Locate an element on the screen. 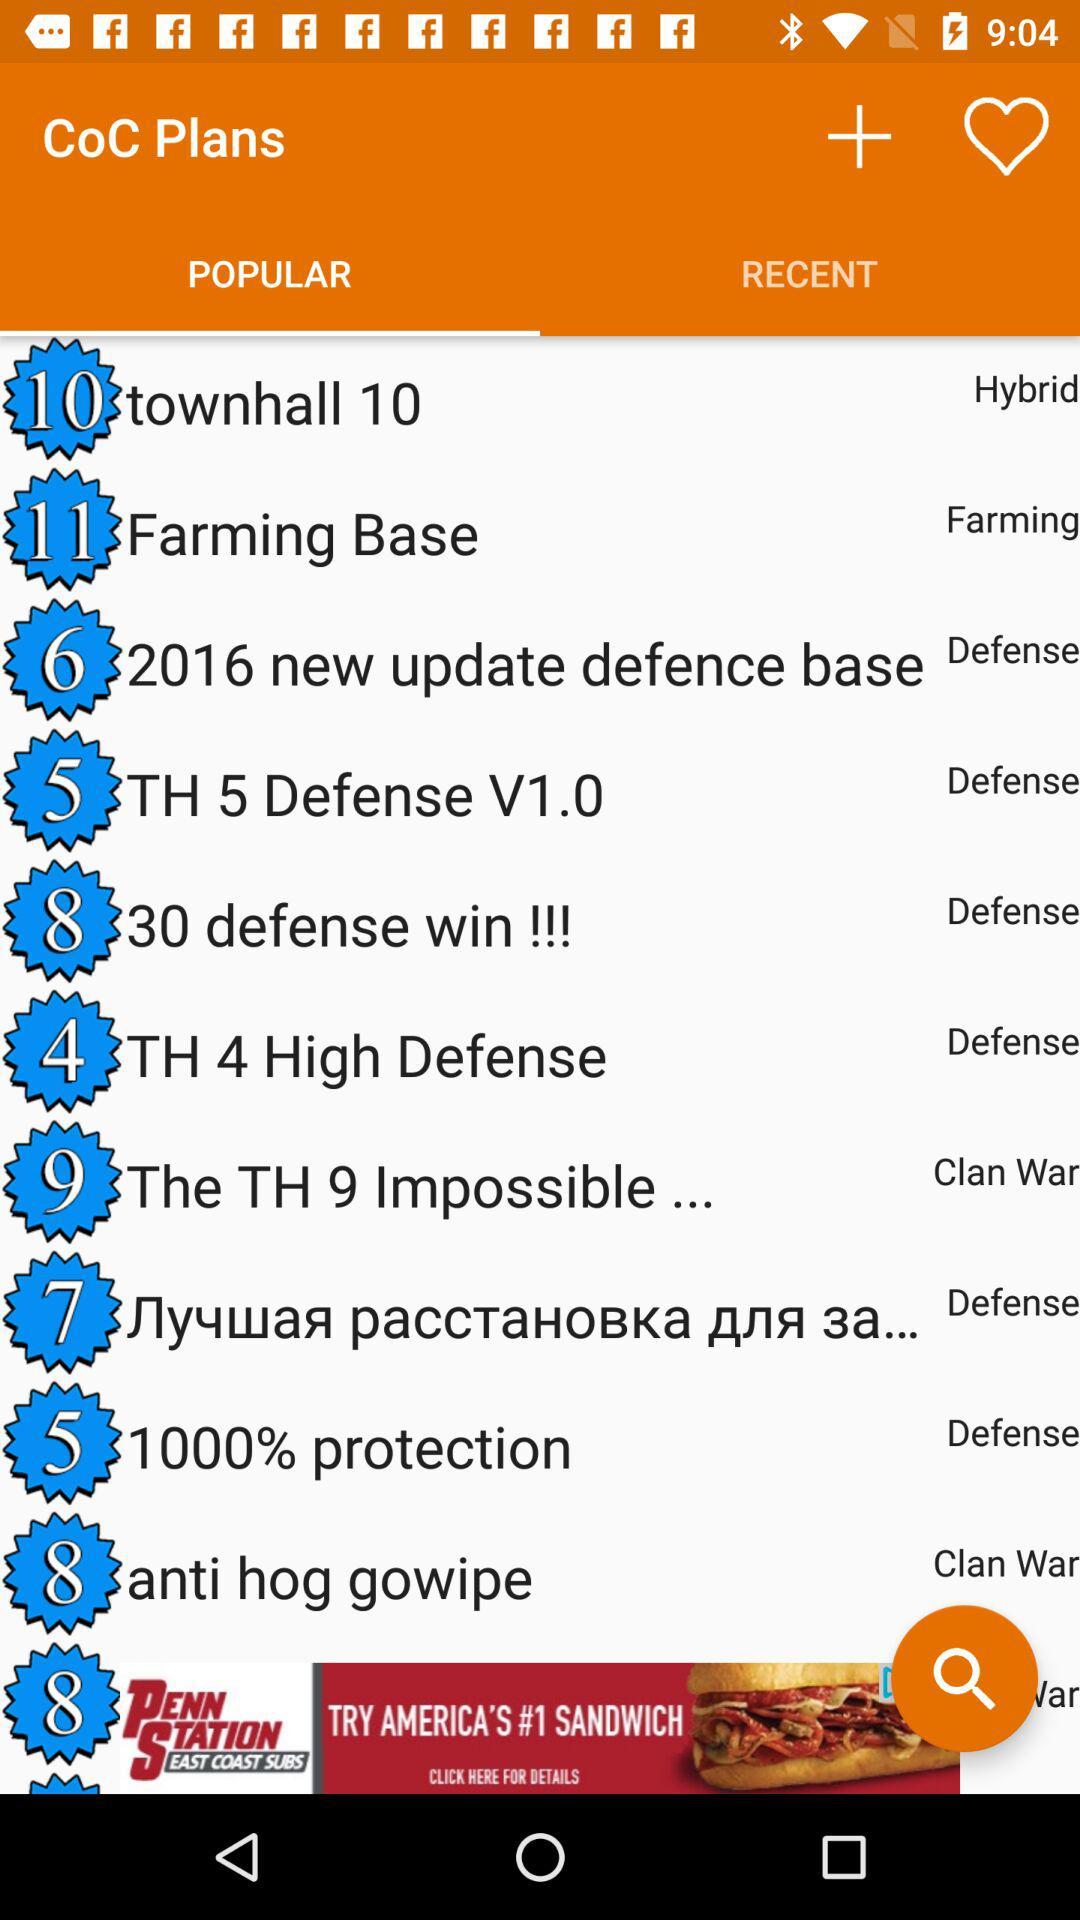  the search icon is located at coordinates (963, 1678).